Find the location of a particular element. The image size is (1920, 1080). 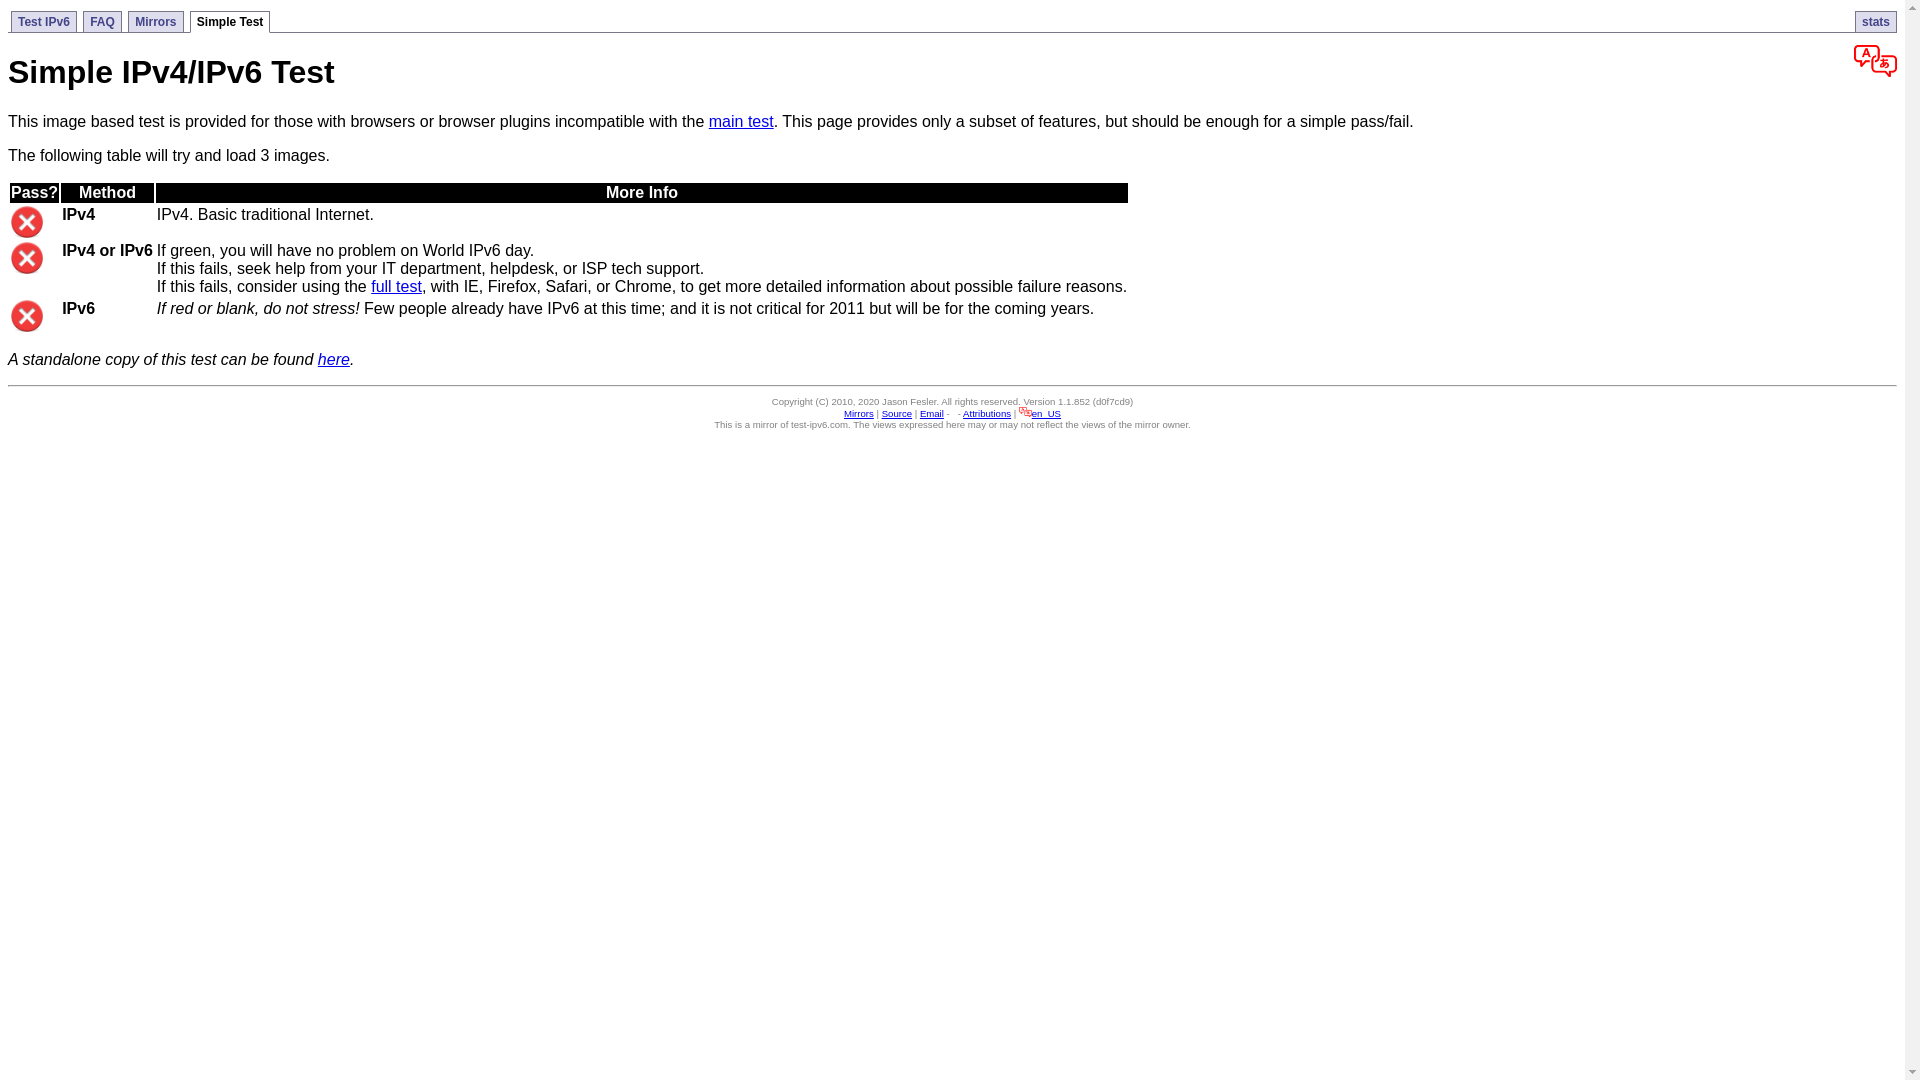

'main test' is located at coordinates (740, 121).